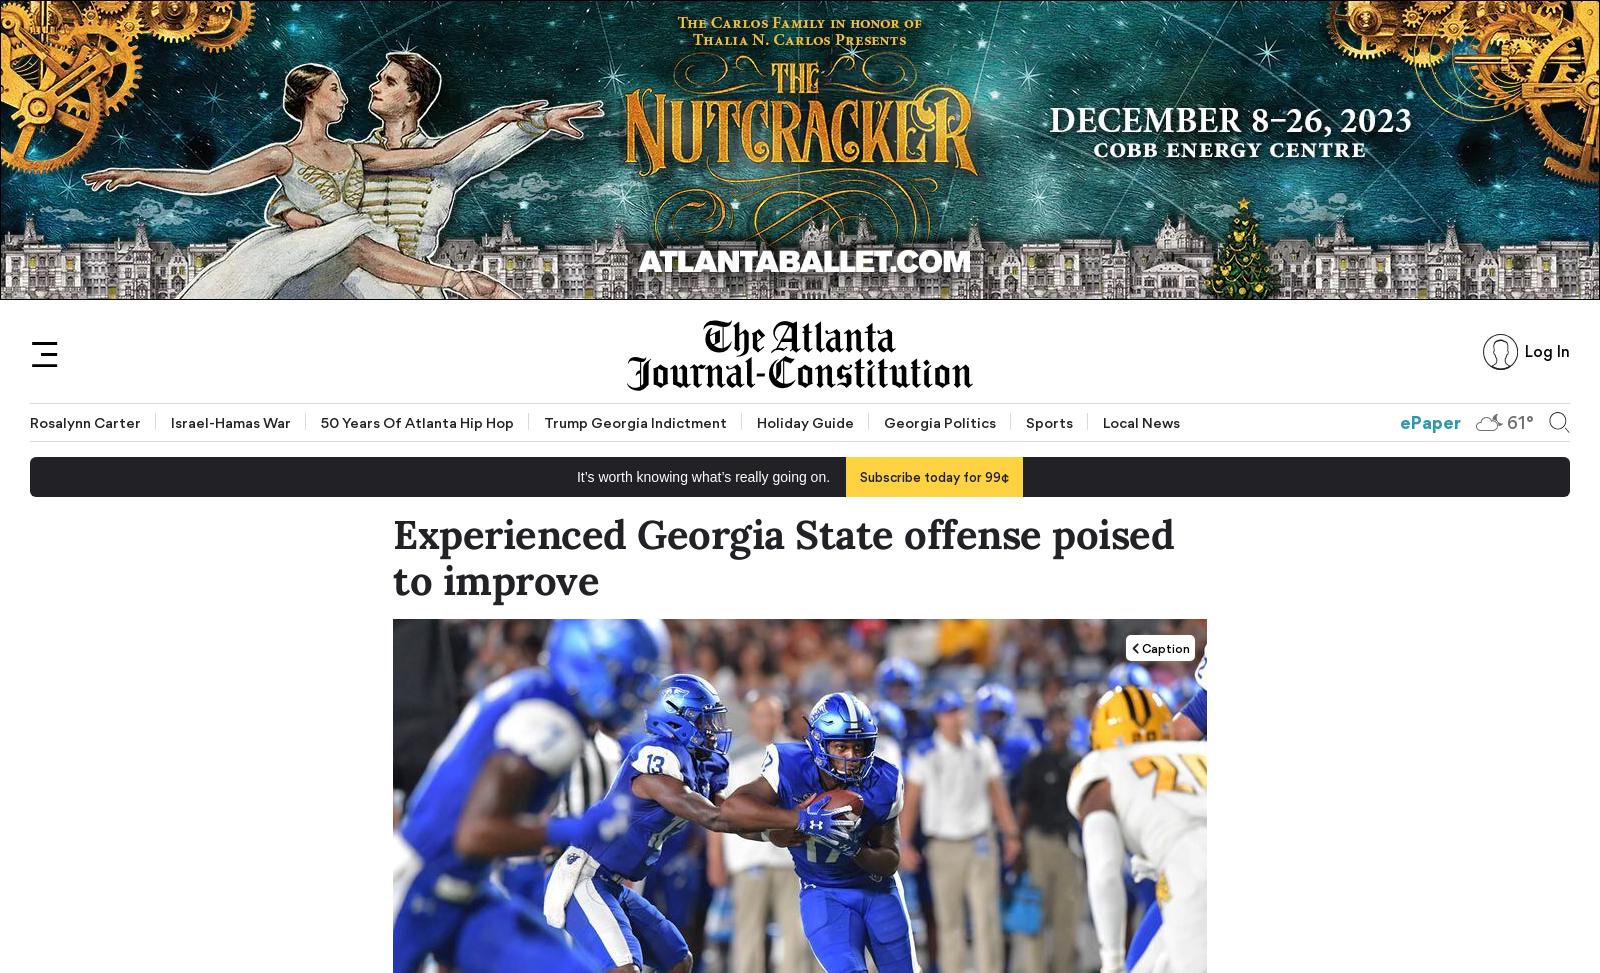 Image resolution: width=1600 pixels, height=973 pixels. Describe the element at coordinates (804, 422) in the screenshot. I see `'Holiday Guide'` at that location.